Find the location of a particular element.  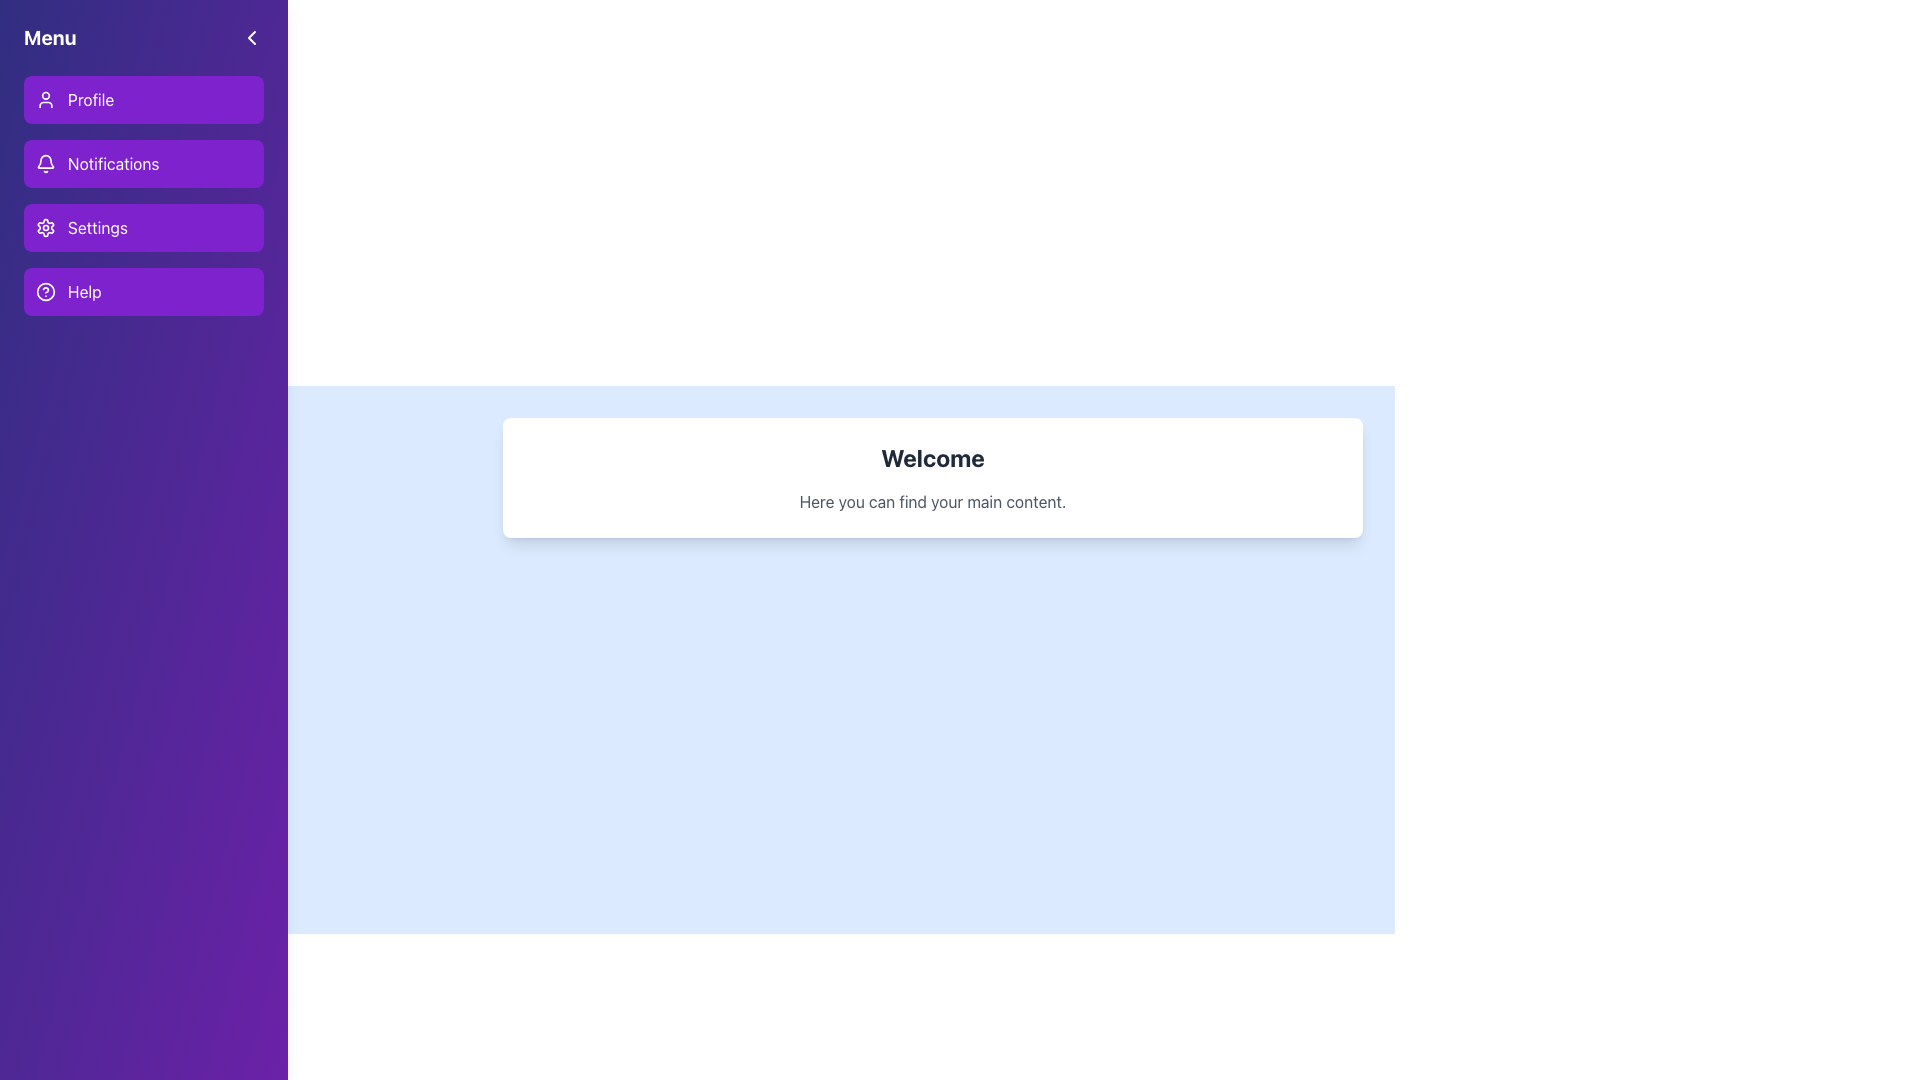

the explanatory text that serves as a subtitle under the 'Welcome' header in the card layout is located at coordinates (931, 500).